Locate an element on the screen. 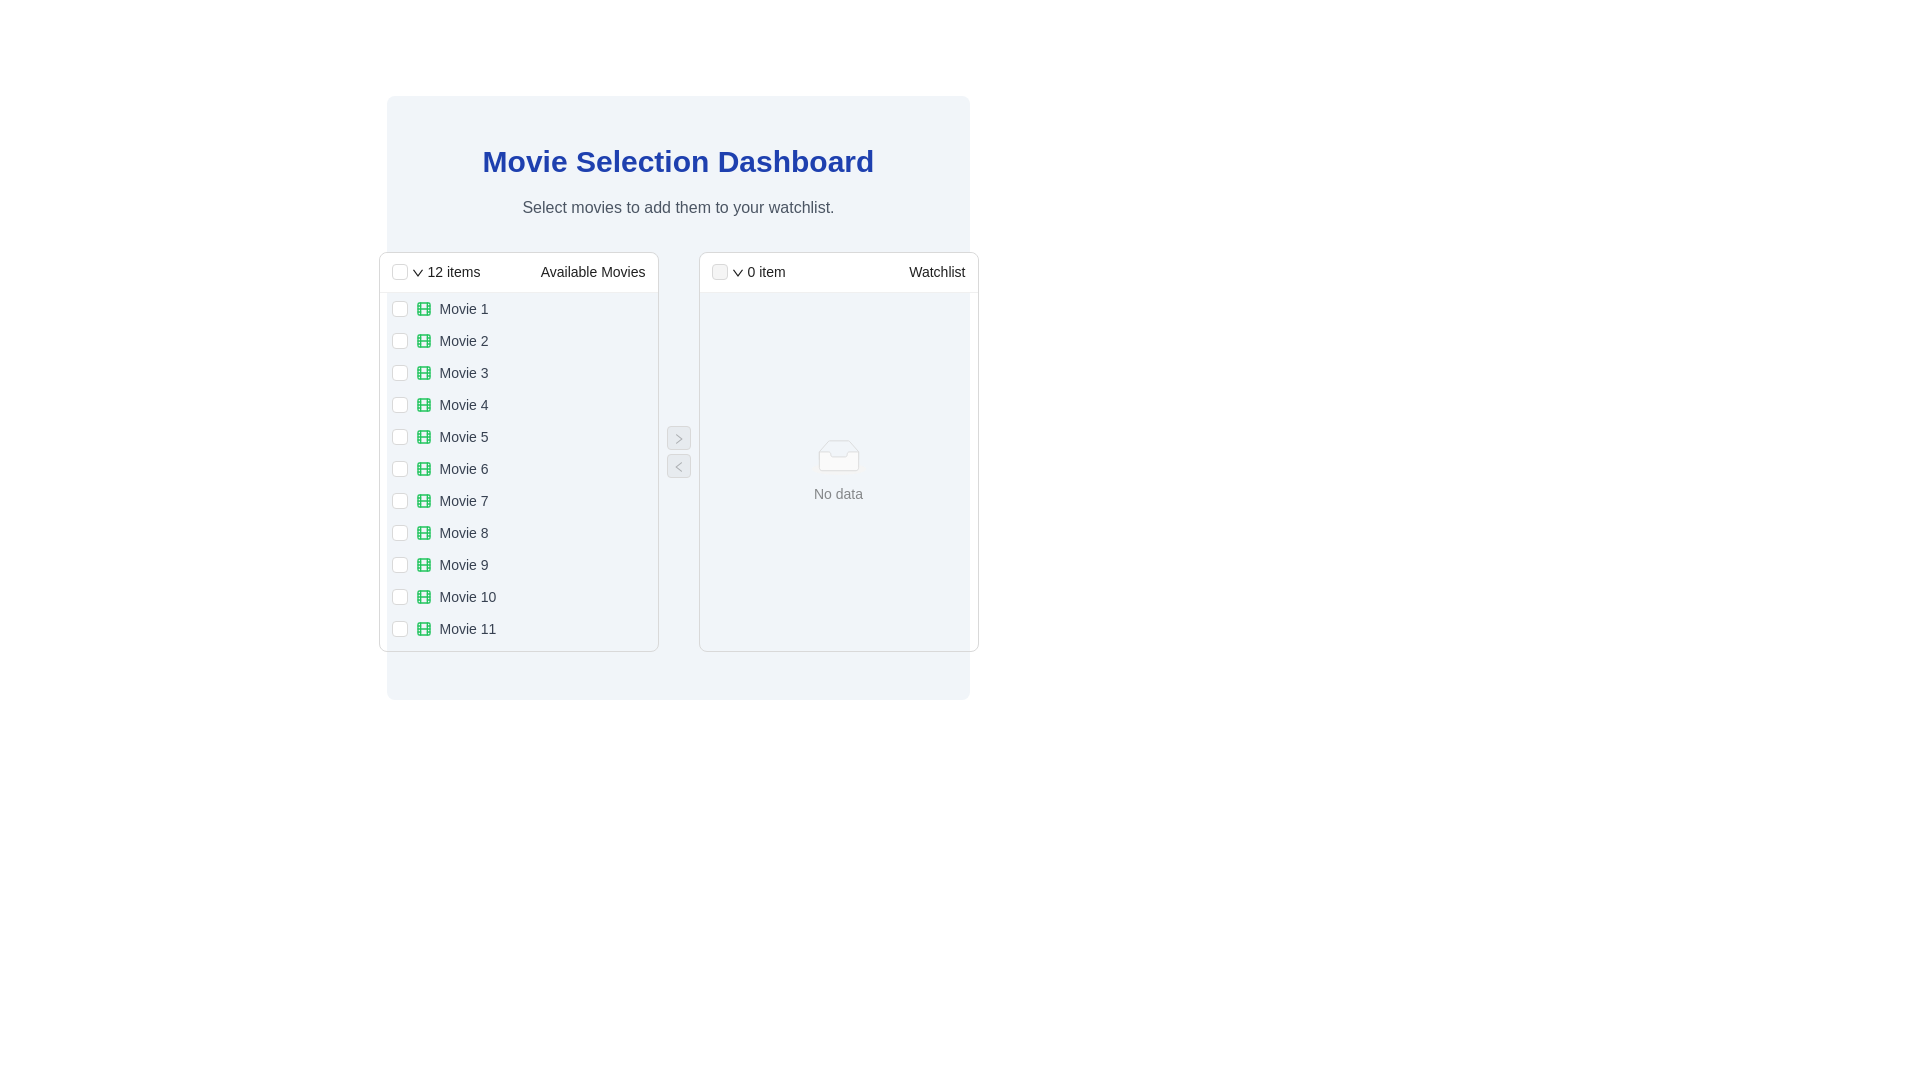 The image size is (1920, 1080). the selectable list item labeled 'Movie 5' in the 'Available Movies' column is located at coordinates (530, 435).